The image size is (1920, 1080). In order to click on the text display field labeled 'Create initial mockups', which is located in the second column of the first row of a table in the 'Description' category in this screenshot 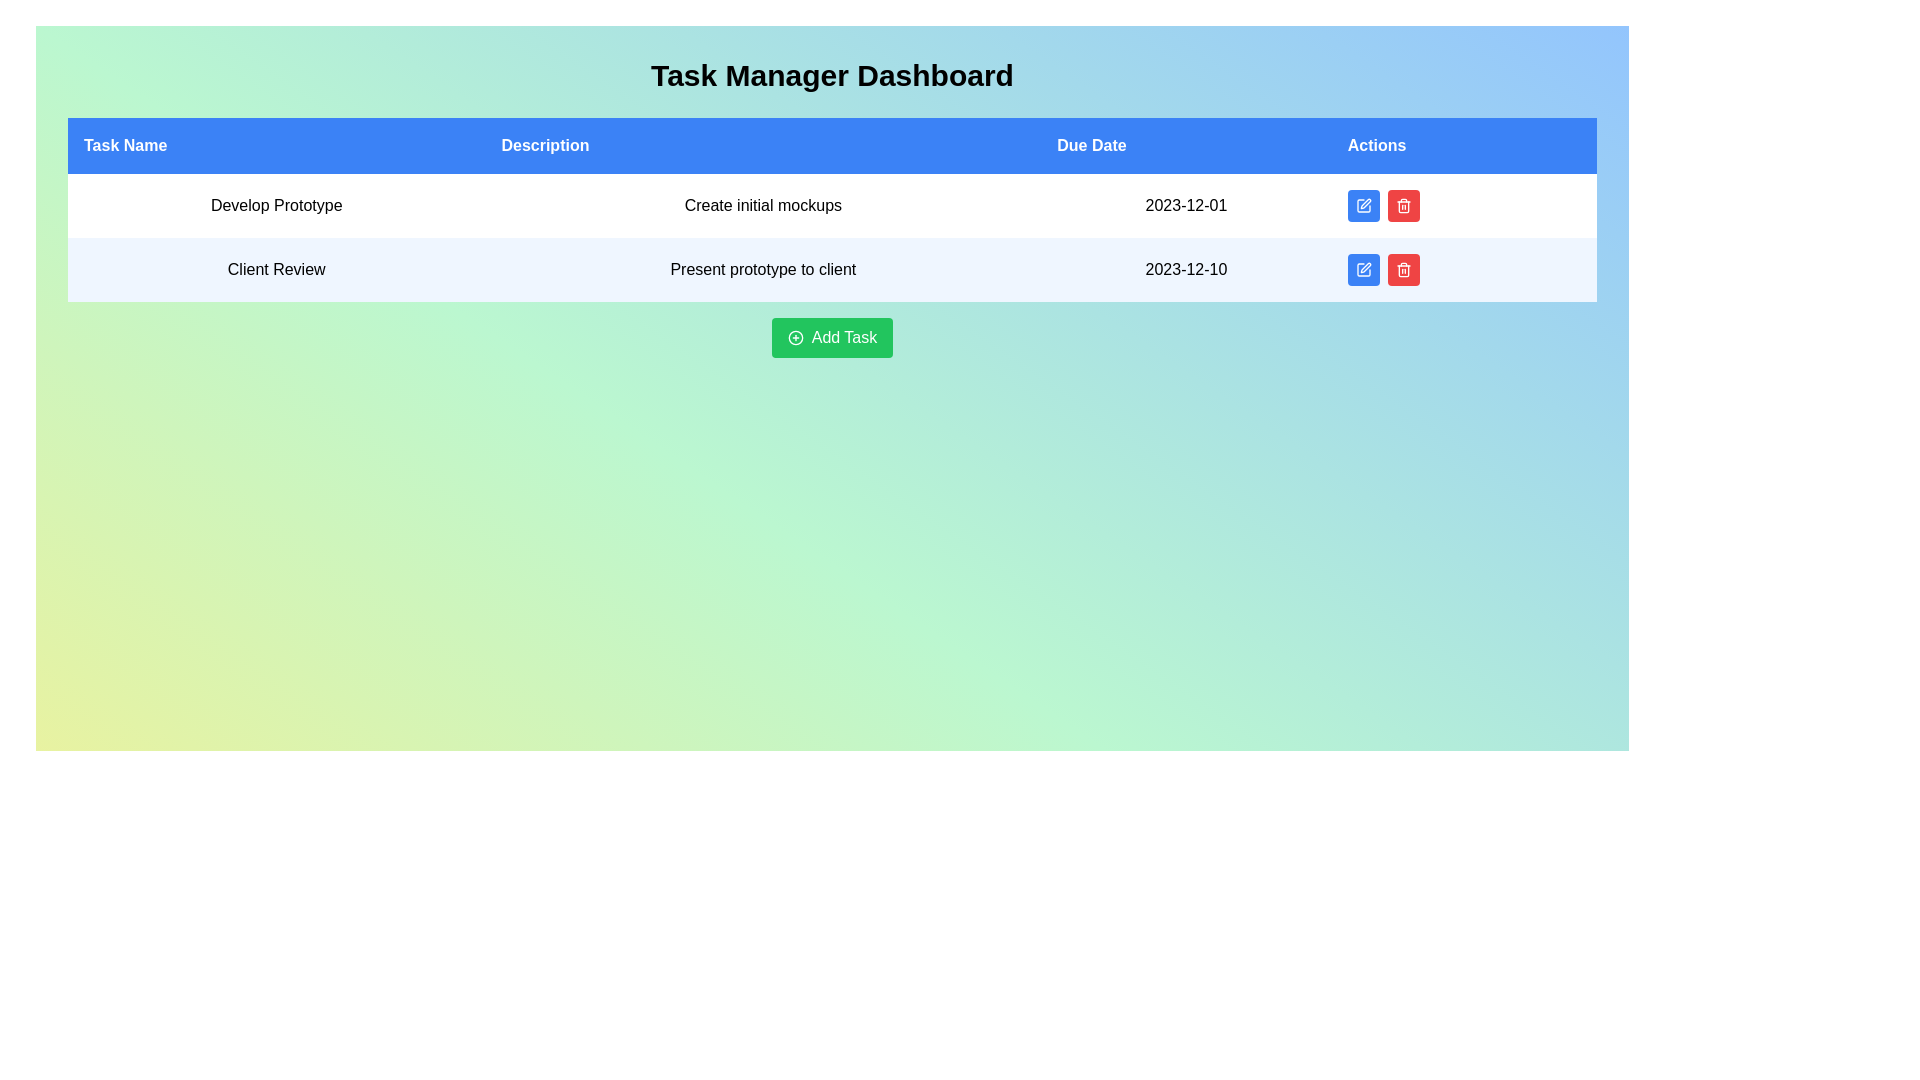, I will do `click(762, 205)`.